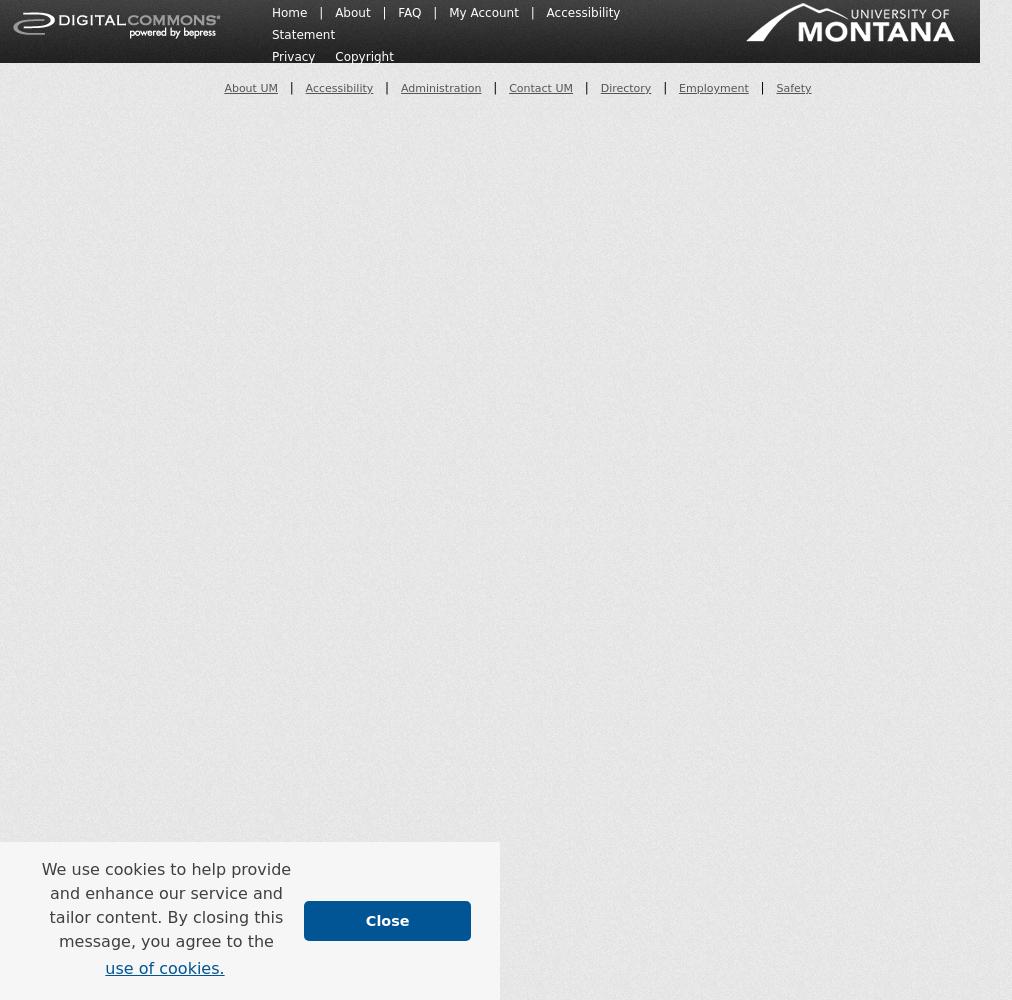 The width and height of the screenshot is (1012, 1000). What do you see at coordinates (271, 12) in the screenshot?
I see `'Home'` at bounding box center [271, 12].